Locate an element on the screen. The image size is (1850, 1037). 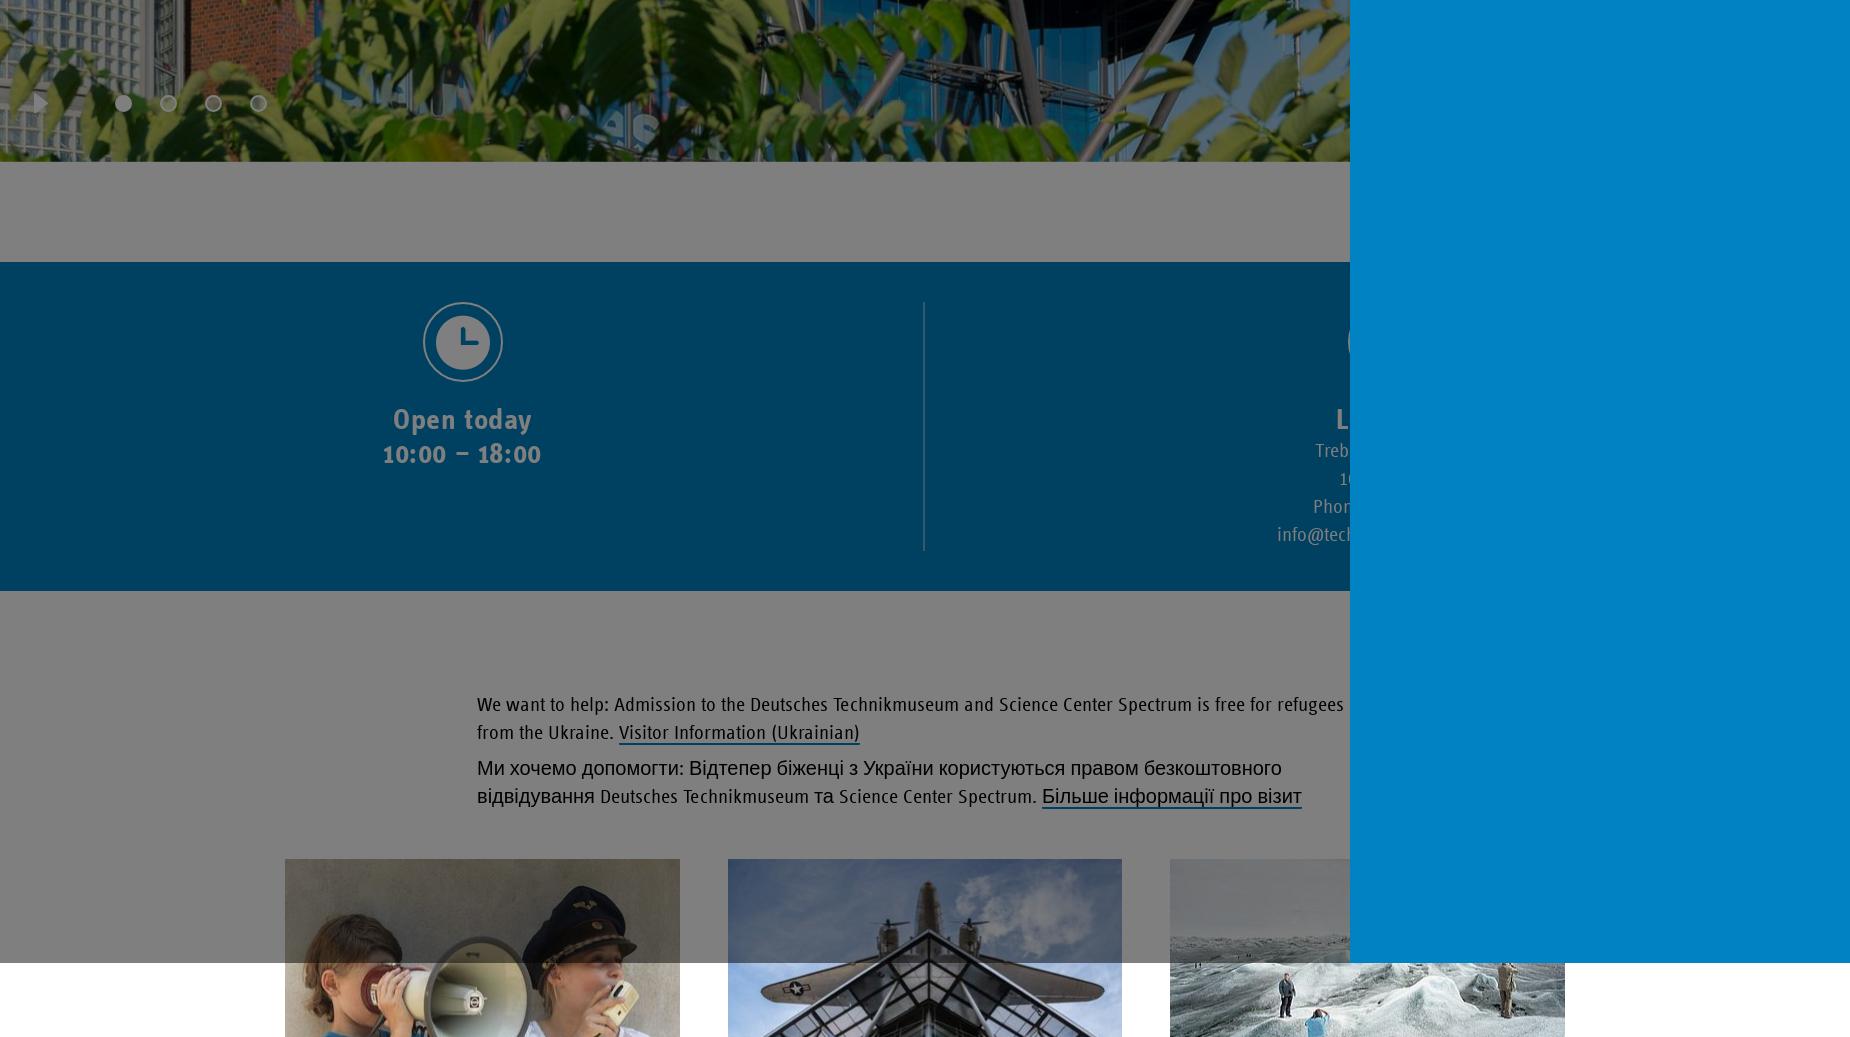
'jump to content 1' is located at coordinates (75, 64).